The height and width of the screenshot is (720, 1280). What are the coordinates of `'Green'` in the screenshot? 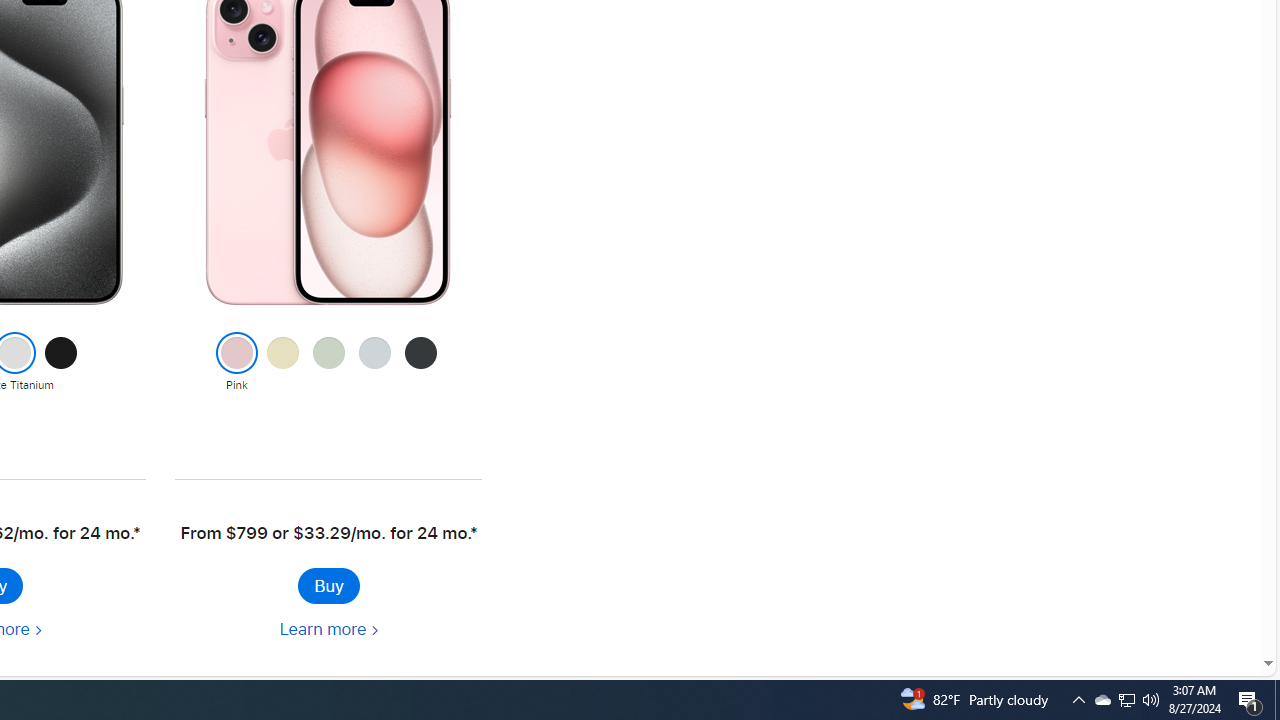 It's located at (328, 363).